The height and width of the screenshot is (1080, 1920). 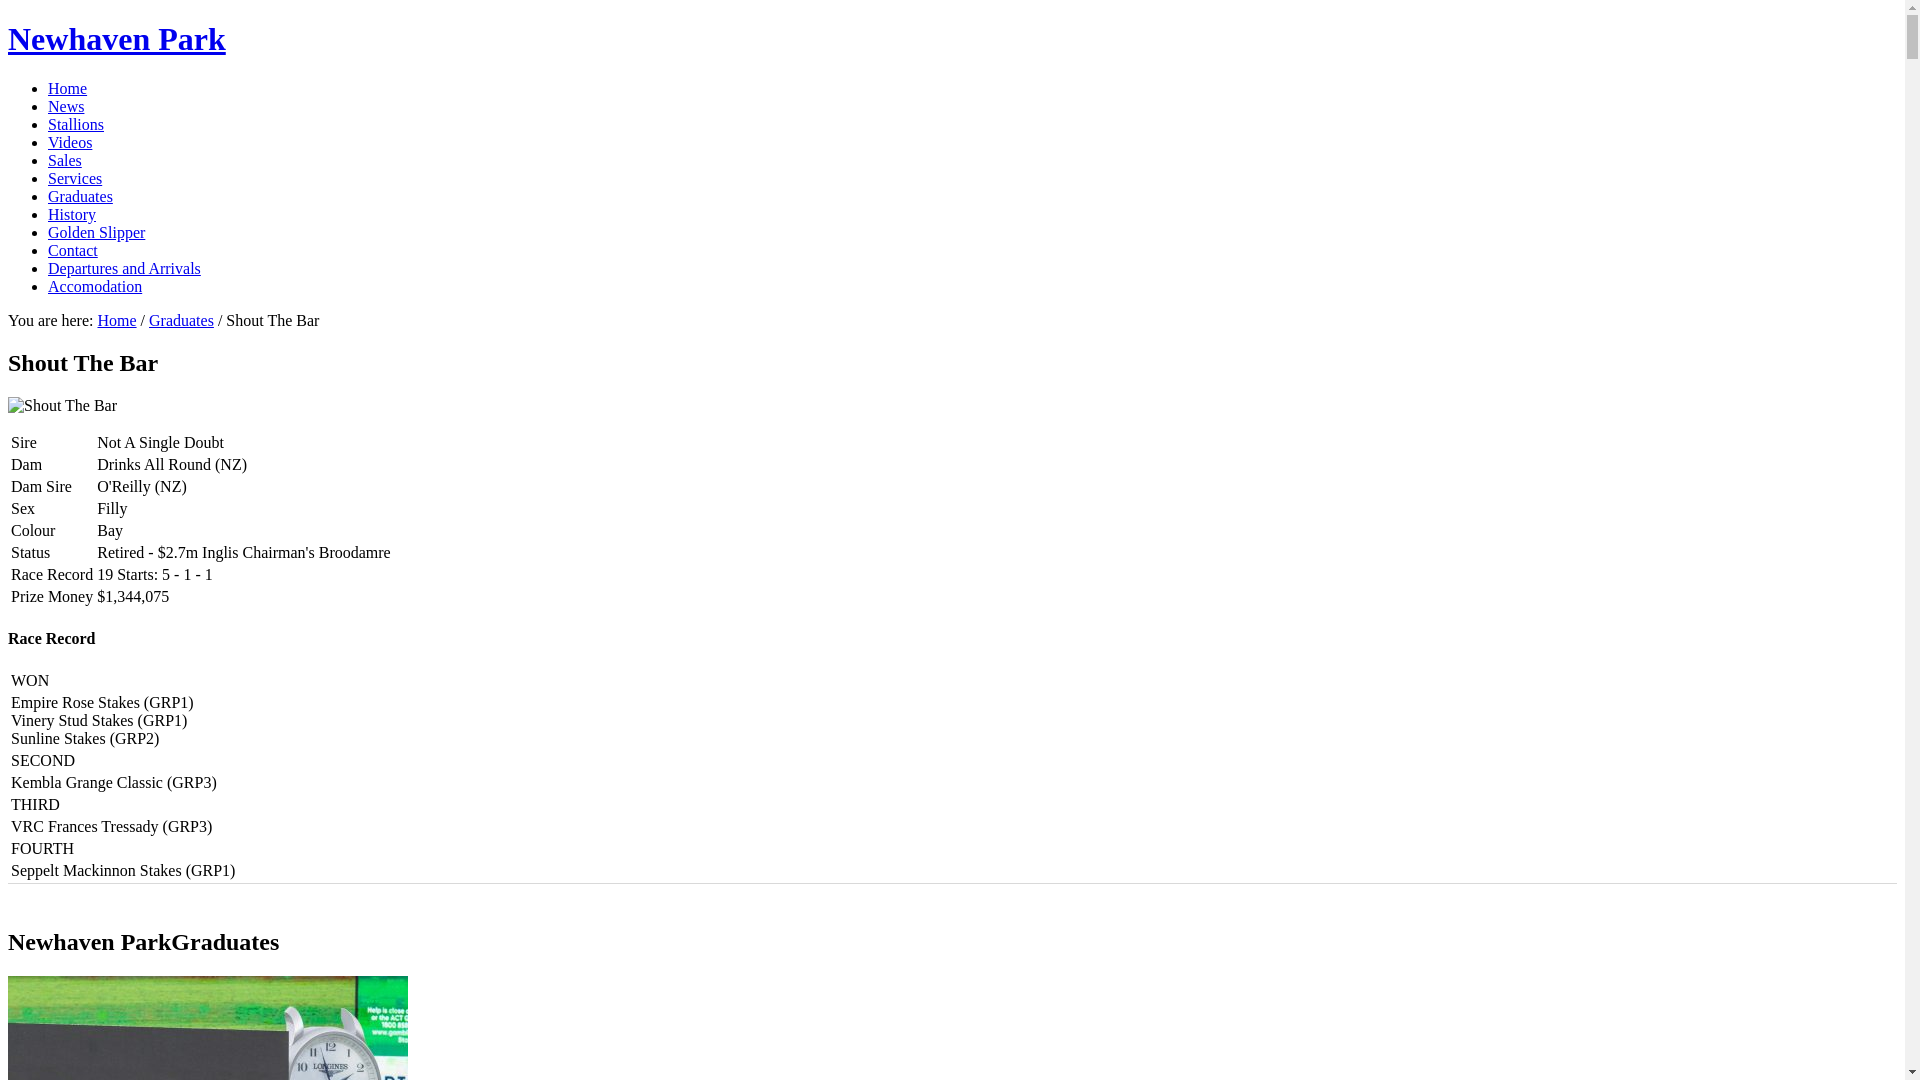 What do you see at coordinates (181, 319) in the screenshot?
I see `'Graduates'` at bounding box center [181, 319].